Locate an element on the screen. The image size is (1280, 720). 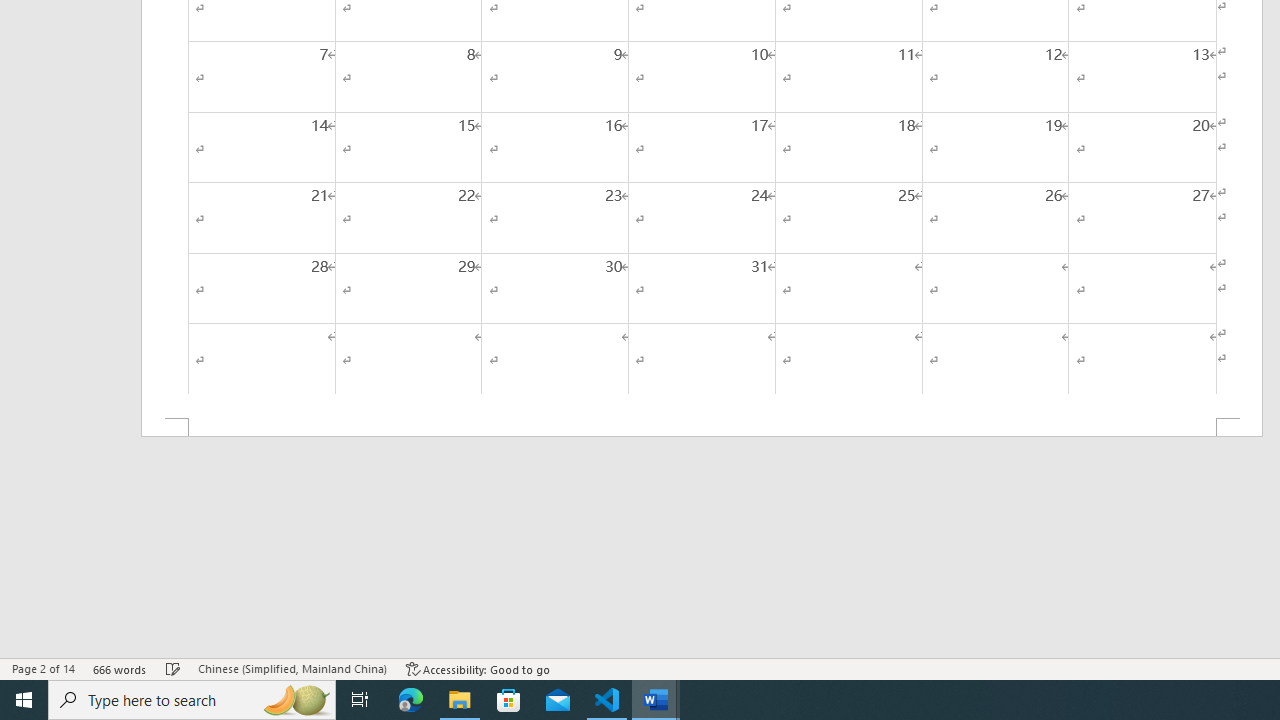
'Word Count 666 words' is located at coordinates (119, 669).